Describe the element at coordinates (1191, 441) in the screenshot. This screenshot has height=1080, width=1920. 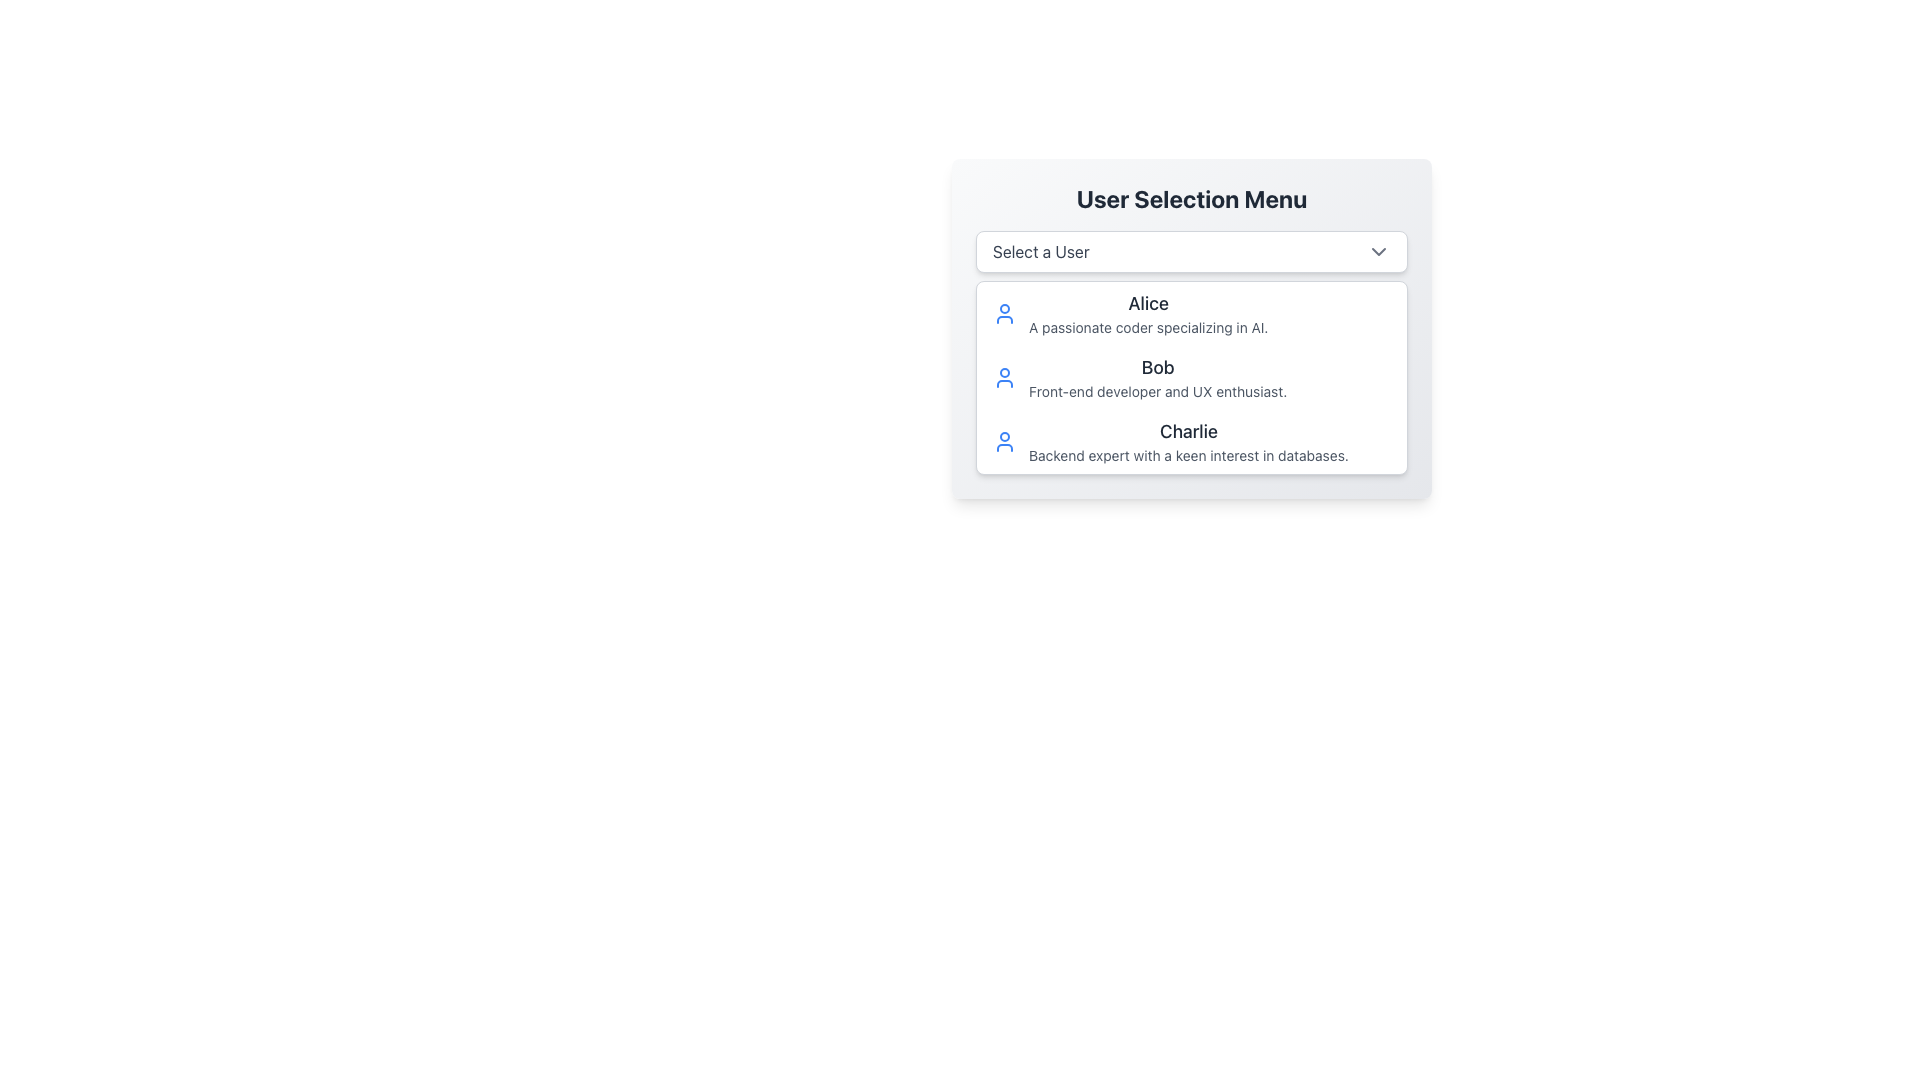
I see `the user selection item representing 'Charlie' in the 'User Selection Menu'` at that location.